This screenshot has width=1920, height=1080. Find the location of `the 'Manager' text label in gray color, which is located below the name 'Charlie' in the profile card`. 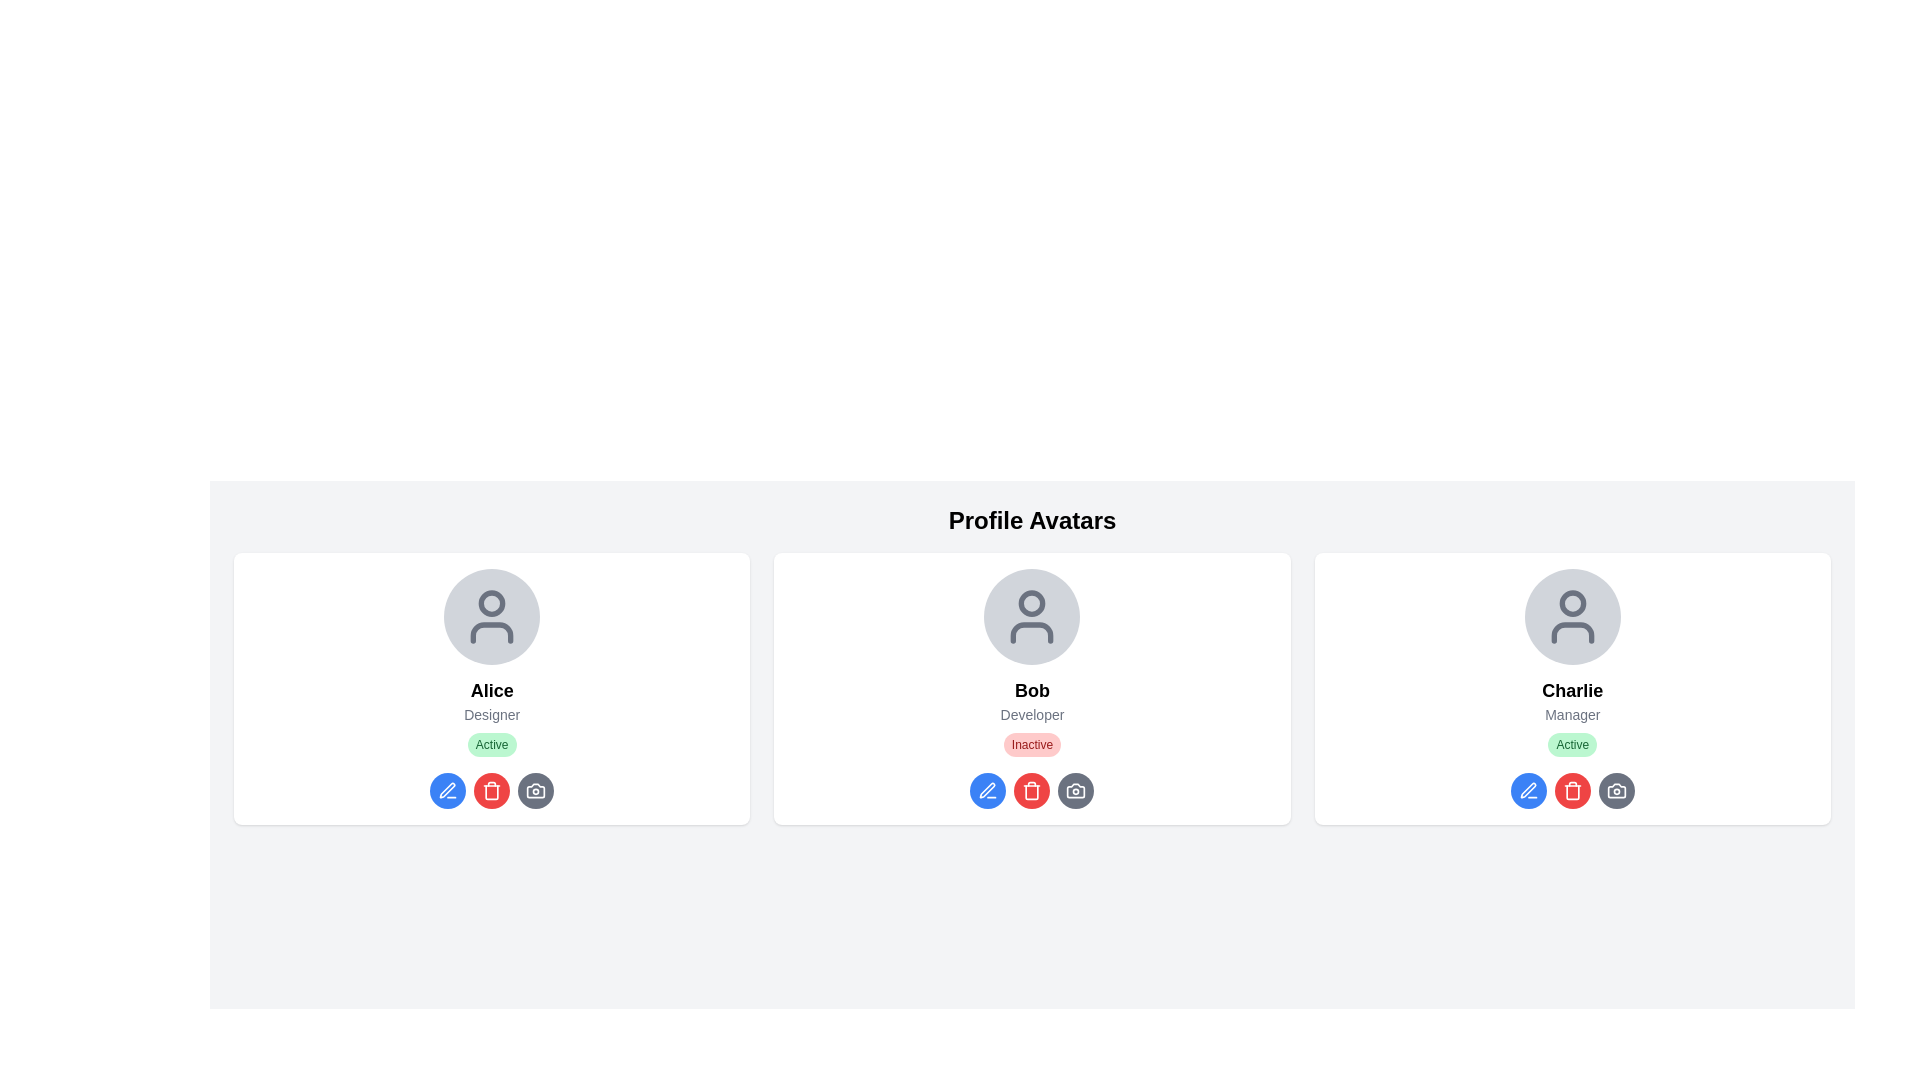

the 'Manager' text label in gray color, which is located below the name 'Charlie' in the profile card is located at coordinates (1571, 713).